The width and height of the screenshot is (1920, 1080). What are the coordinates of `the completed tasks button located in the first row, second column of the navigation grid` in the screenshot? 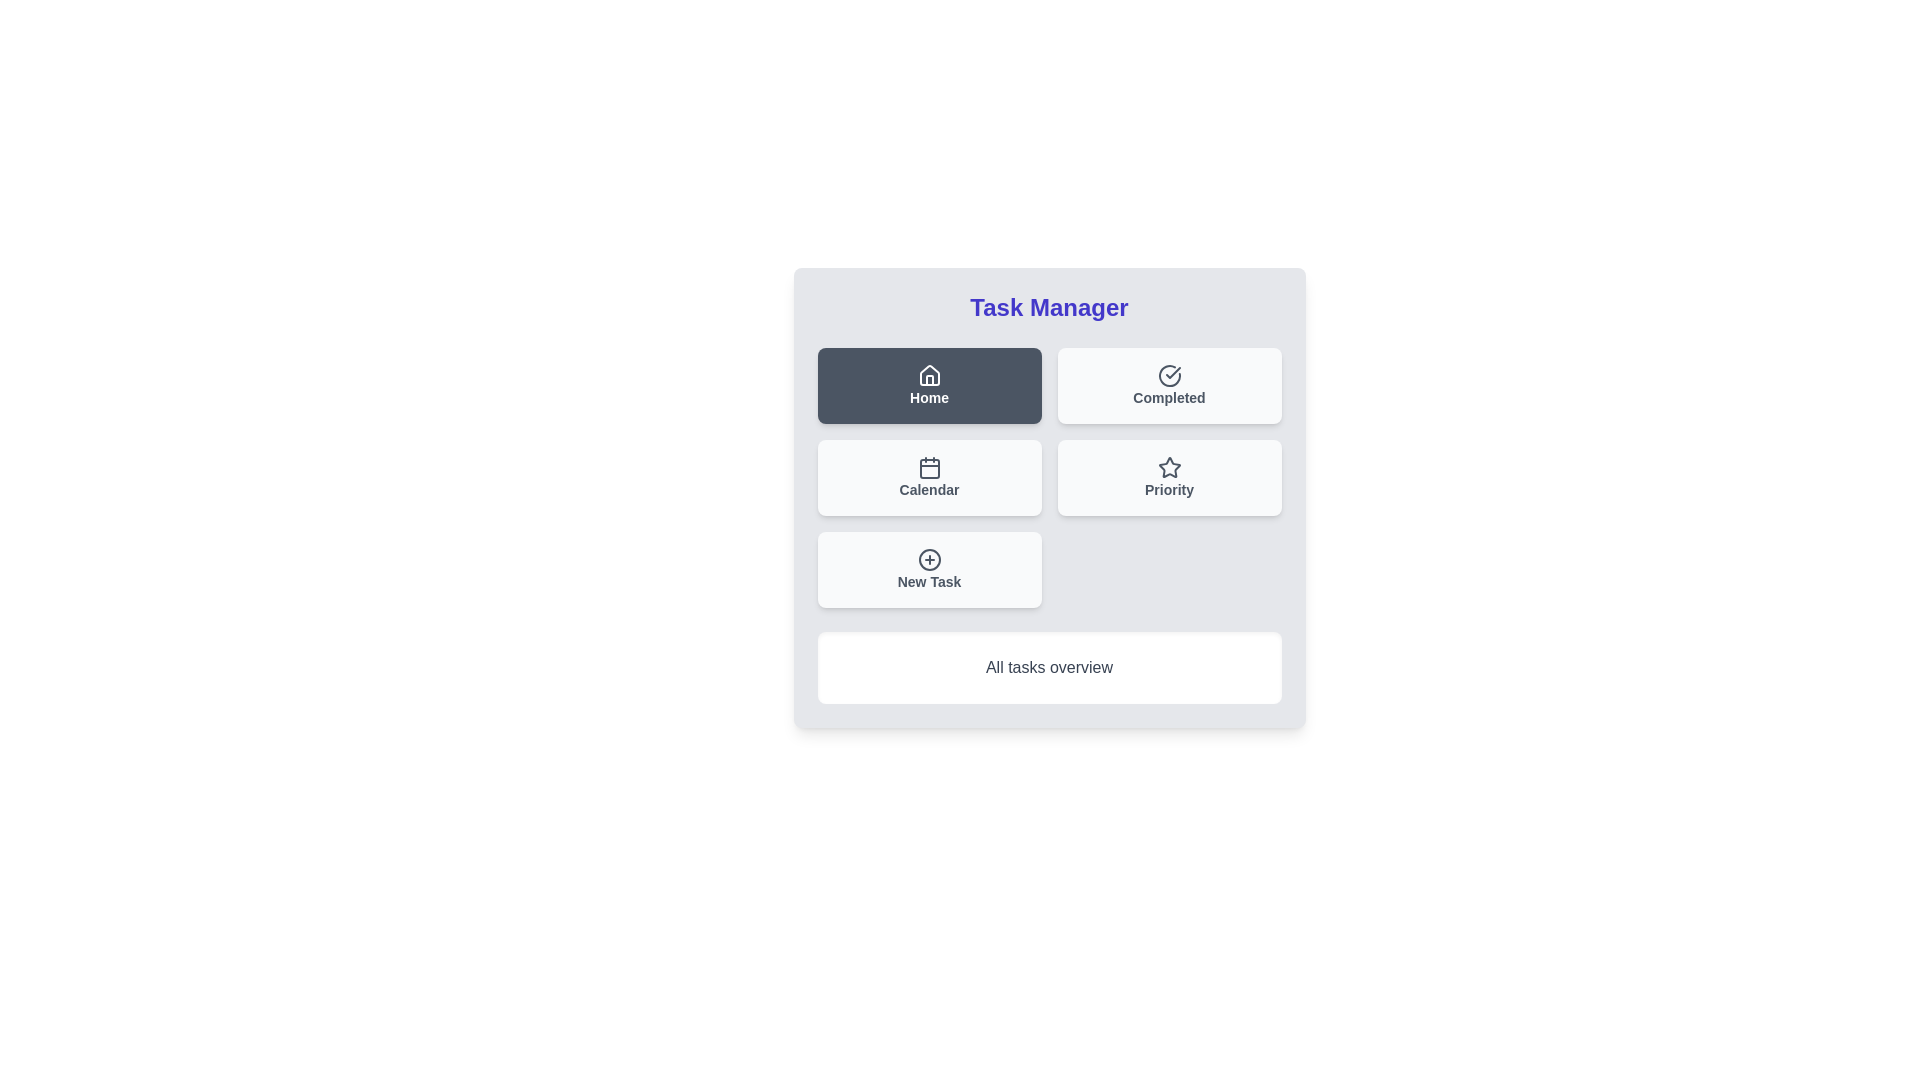 It's located at (1169, 385).